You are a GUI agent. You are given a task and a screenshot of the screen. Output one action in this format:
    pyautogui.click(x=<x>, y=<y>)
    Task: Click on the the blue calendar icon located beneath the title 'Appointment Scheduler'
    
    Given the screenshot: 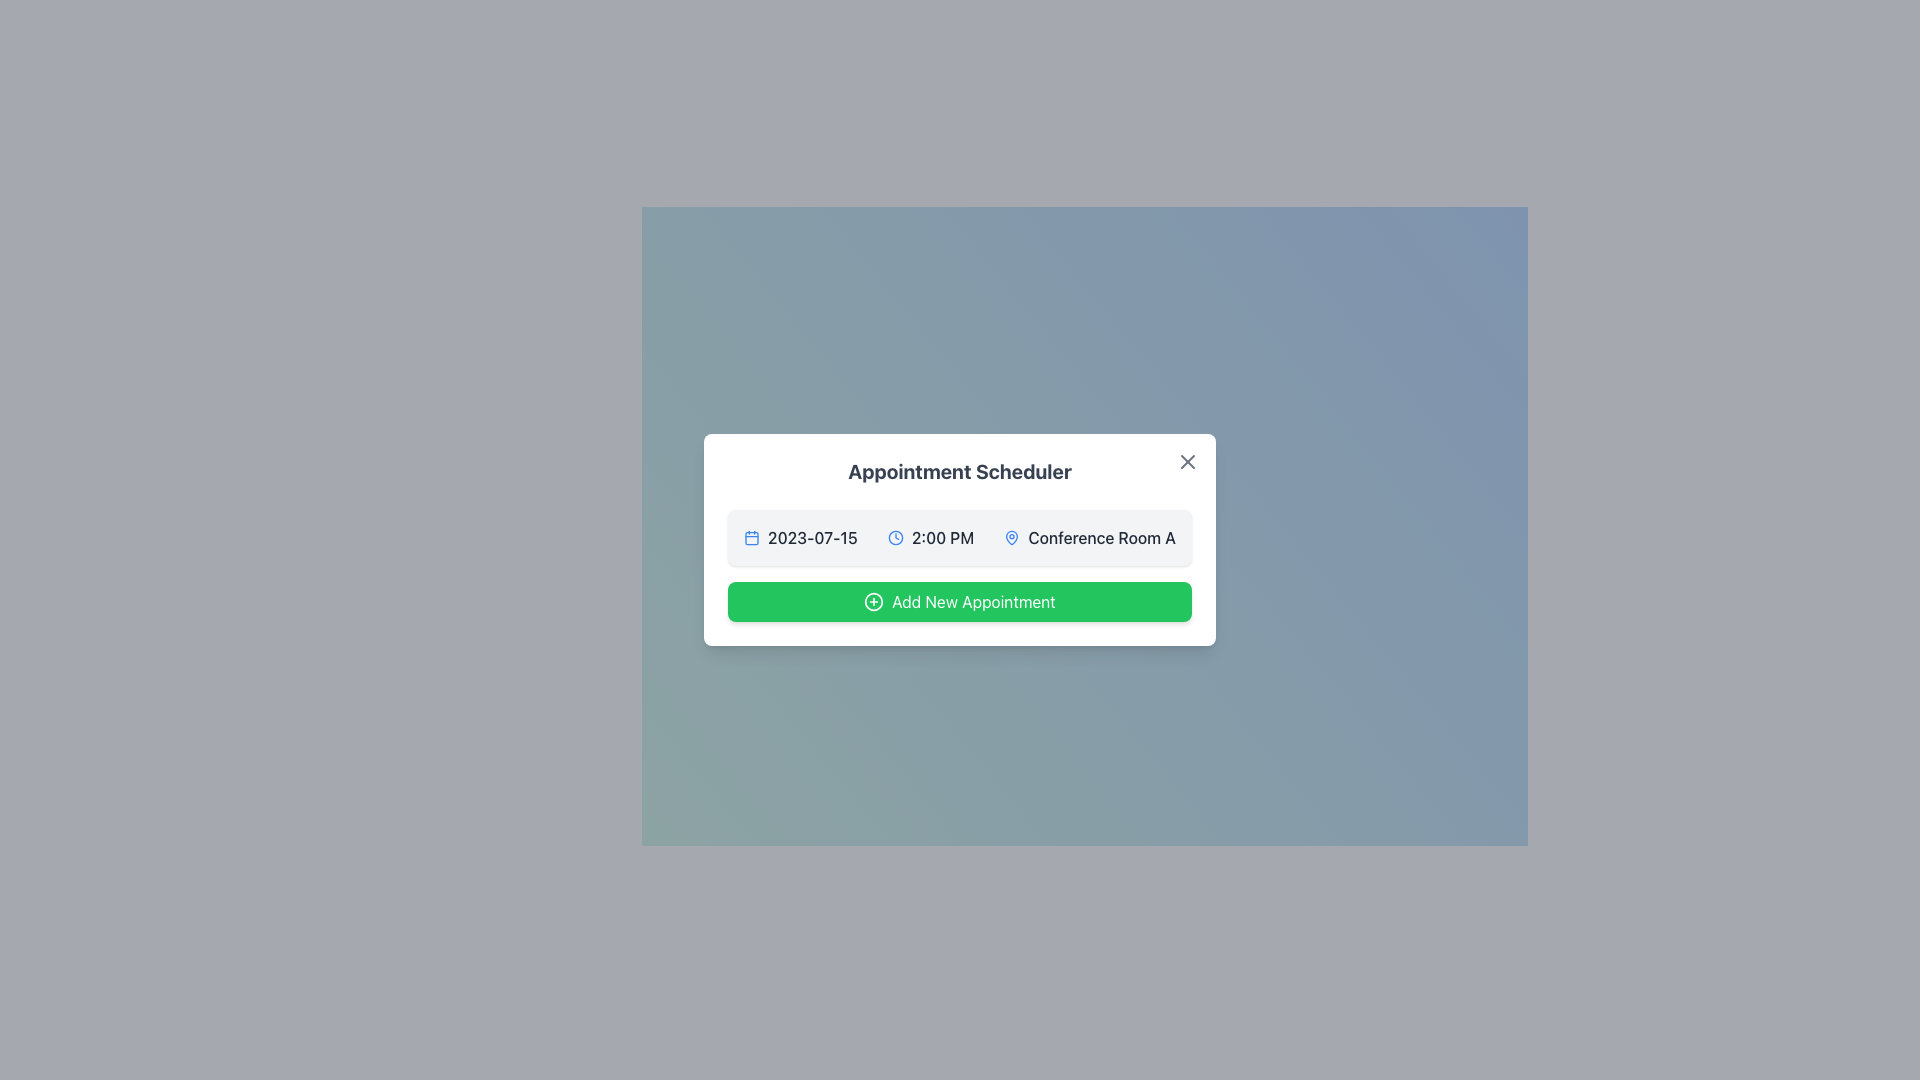 What is the action you would take?
    pyautogui.click(x=751, y=536)
    